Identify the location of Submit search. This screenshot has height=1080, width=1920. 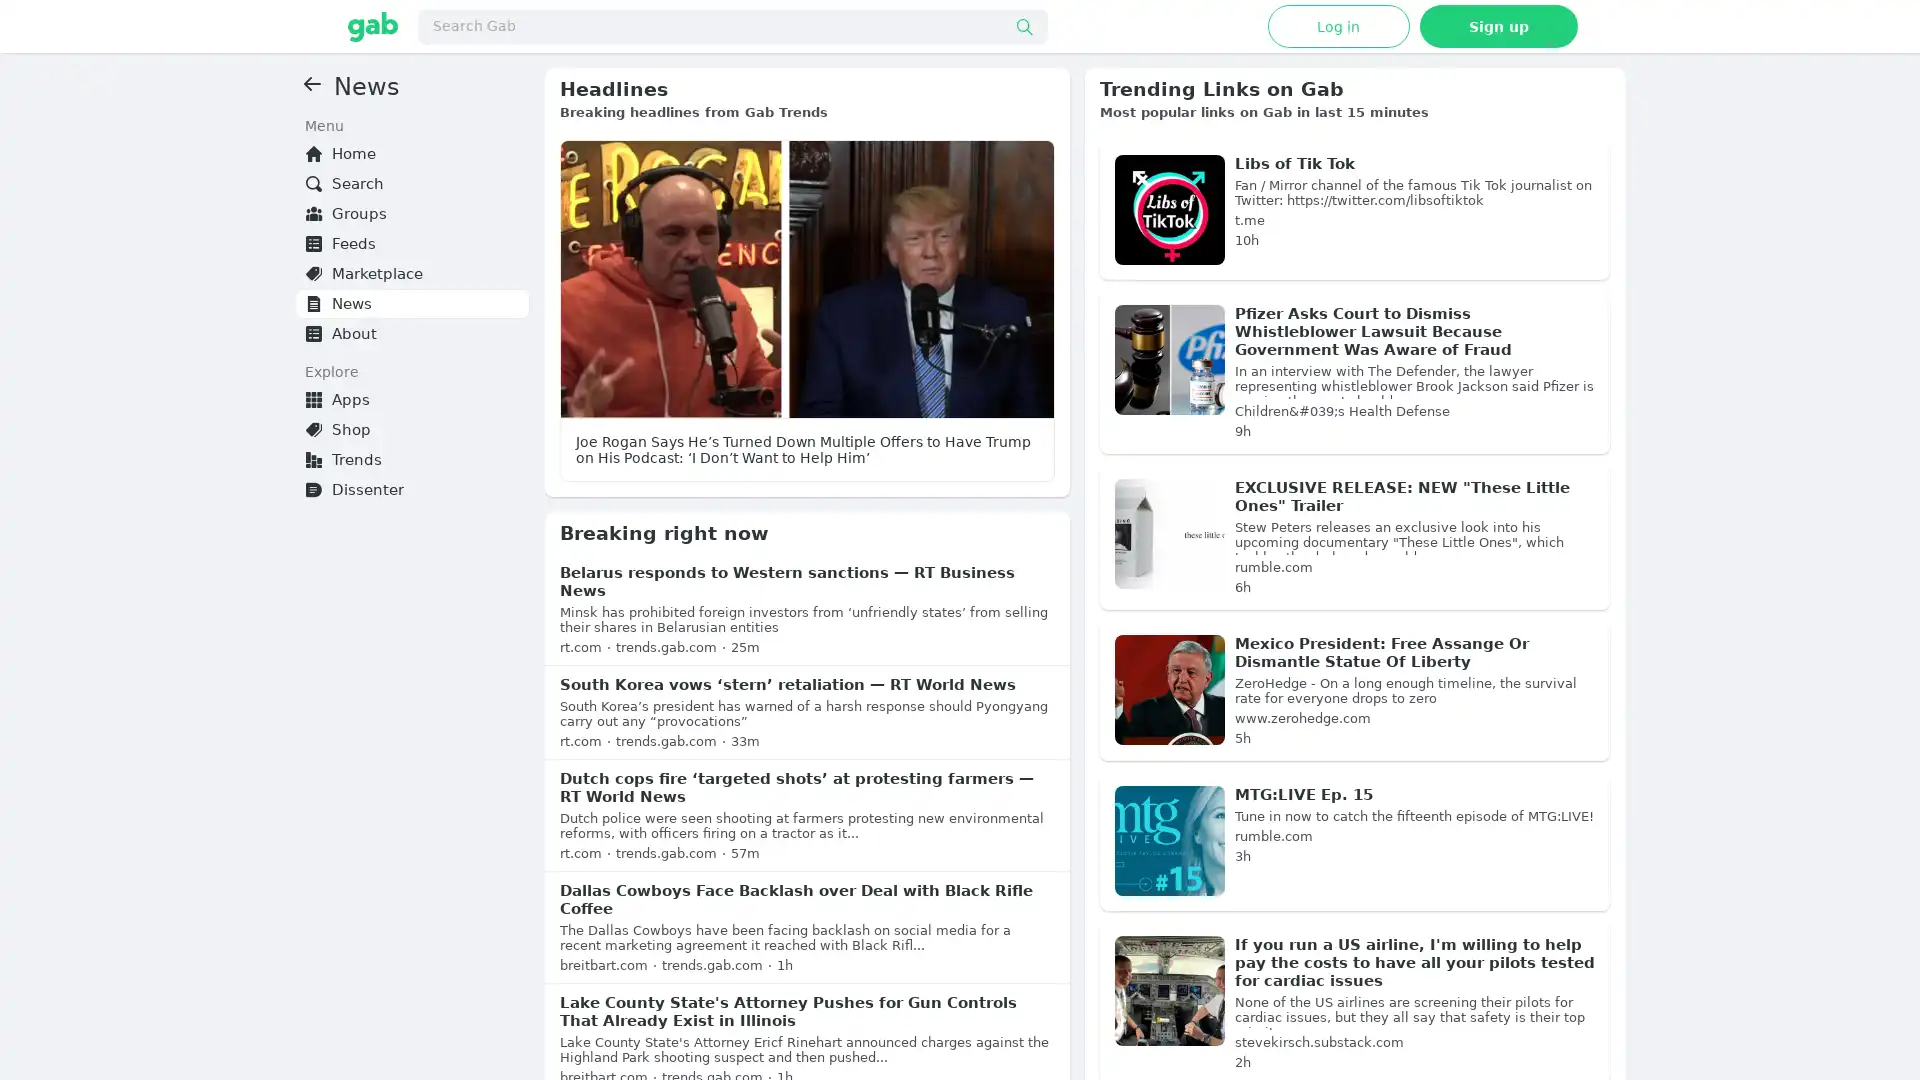
(1023, 26).